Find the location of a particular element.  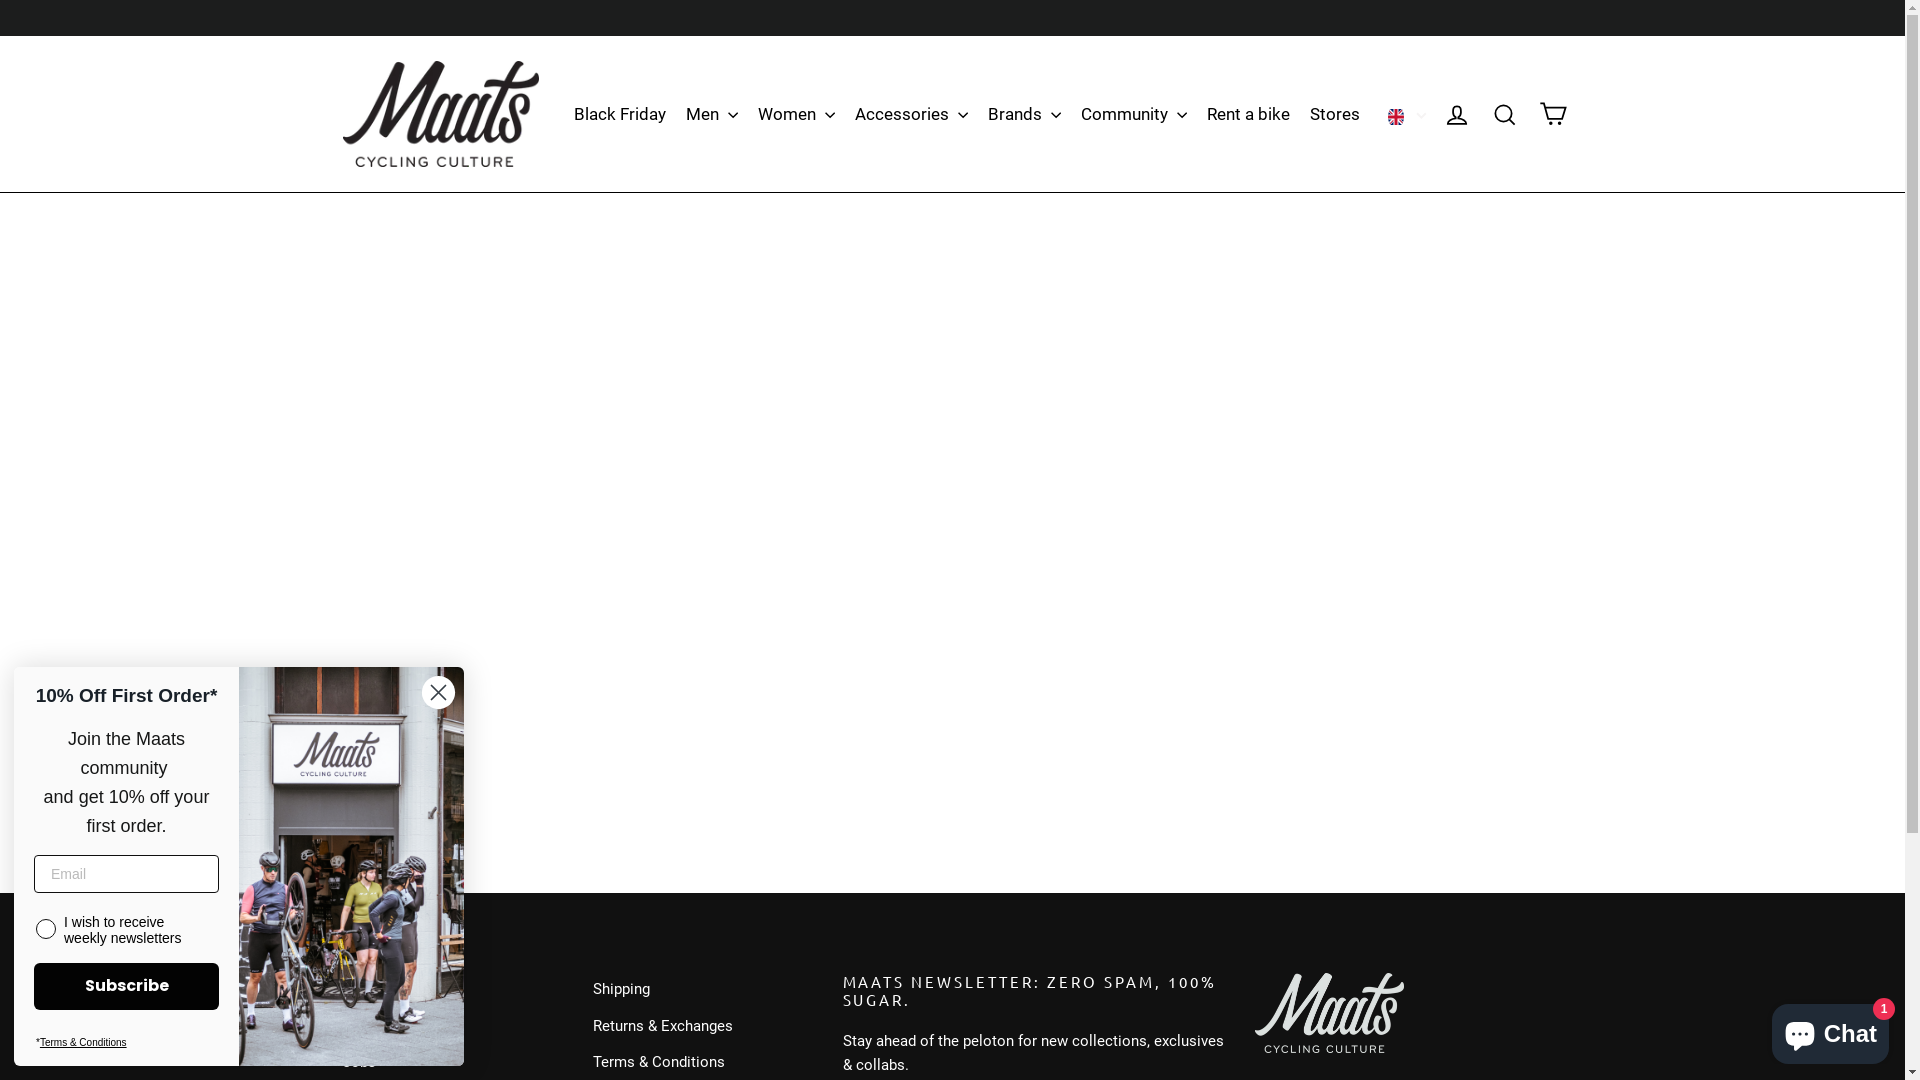

'Community' is located at coordinates (1133, 114).